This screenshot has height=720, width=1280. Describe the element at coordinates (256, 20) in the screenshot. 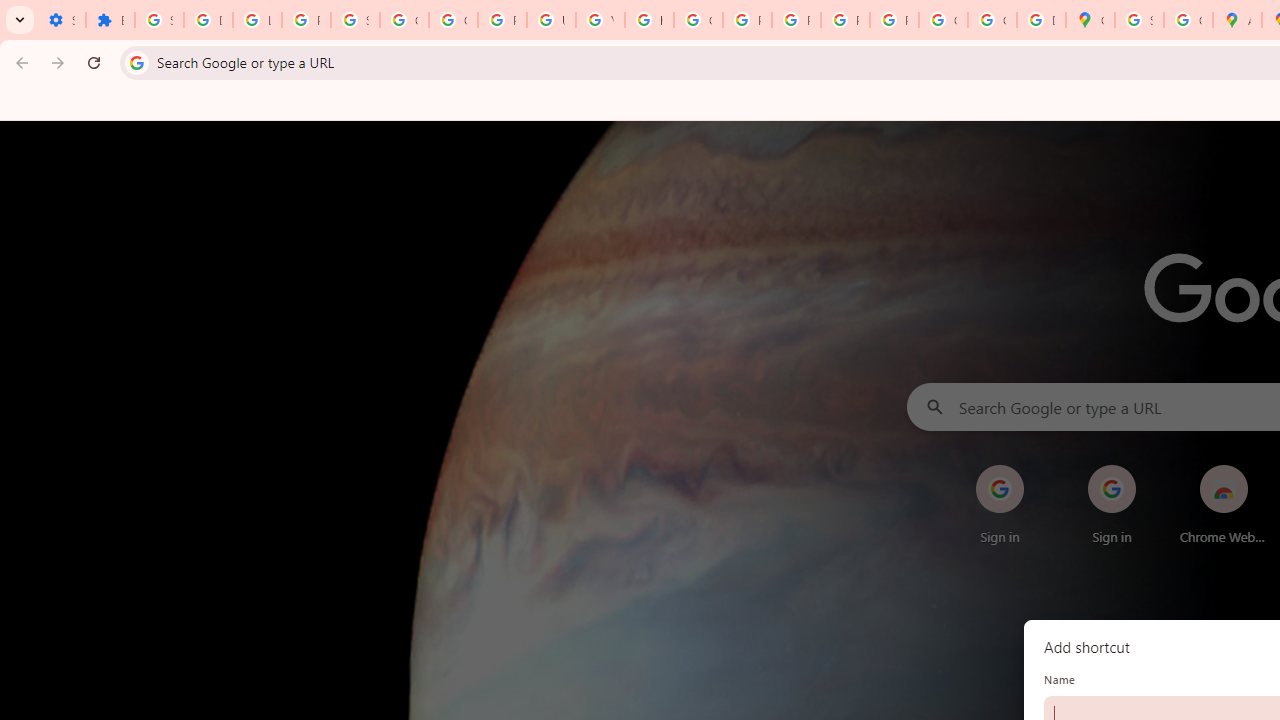

I see `'Learn how to find your photos - Google Photos Help'` at that location.